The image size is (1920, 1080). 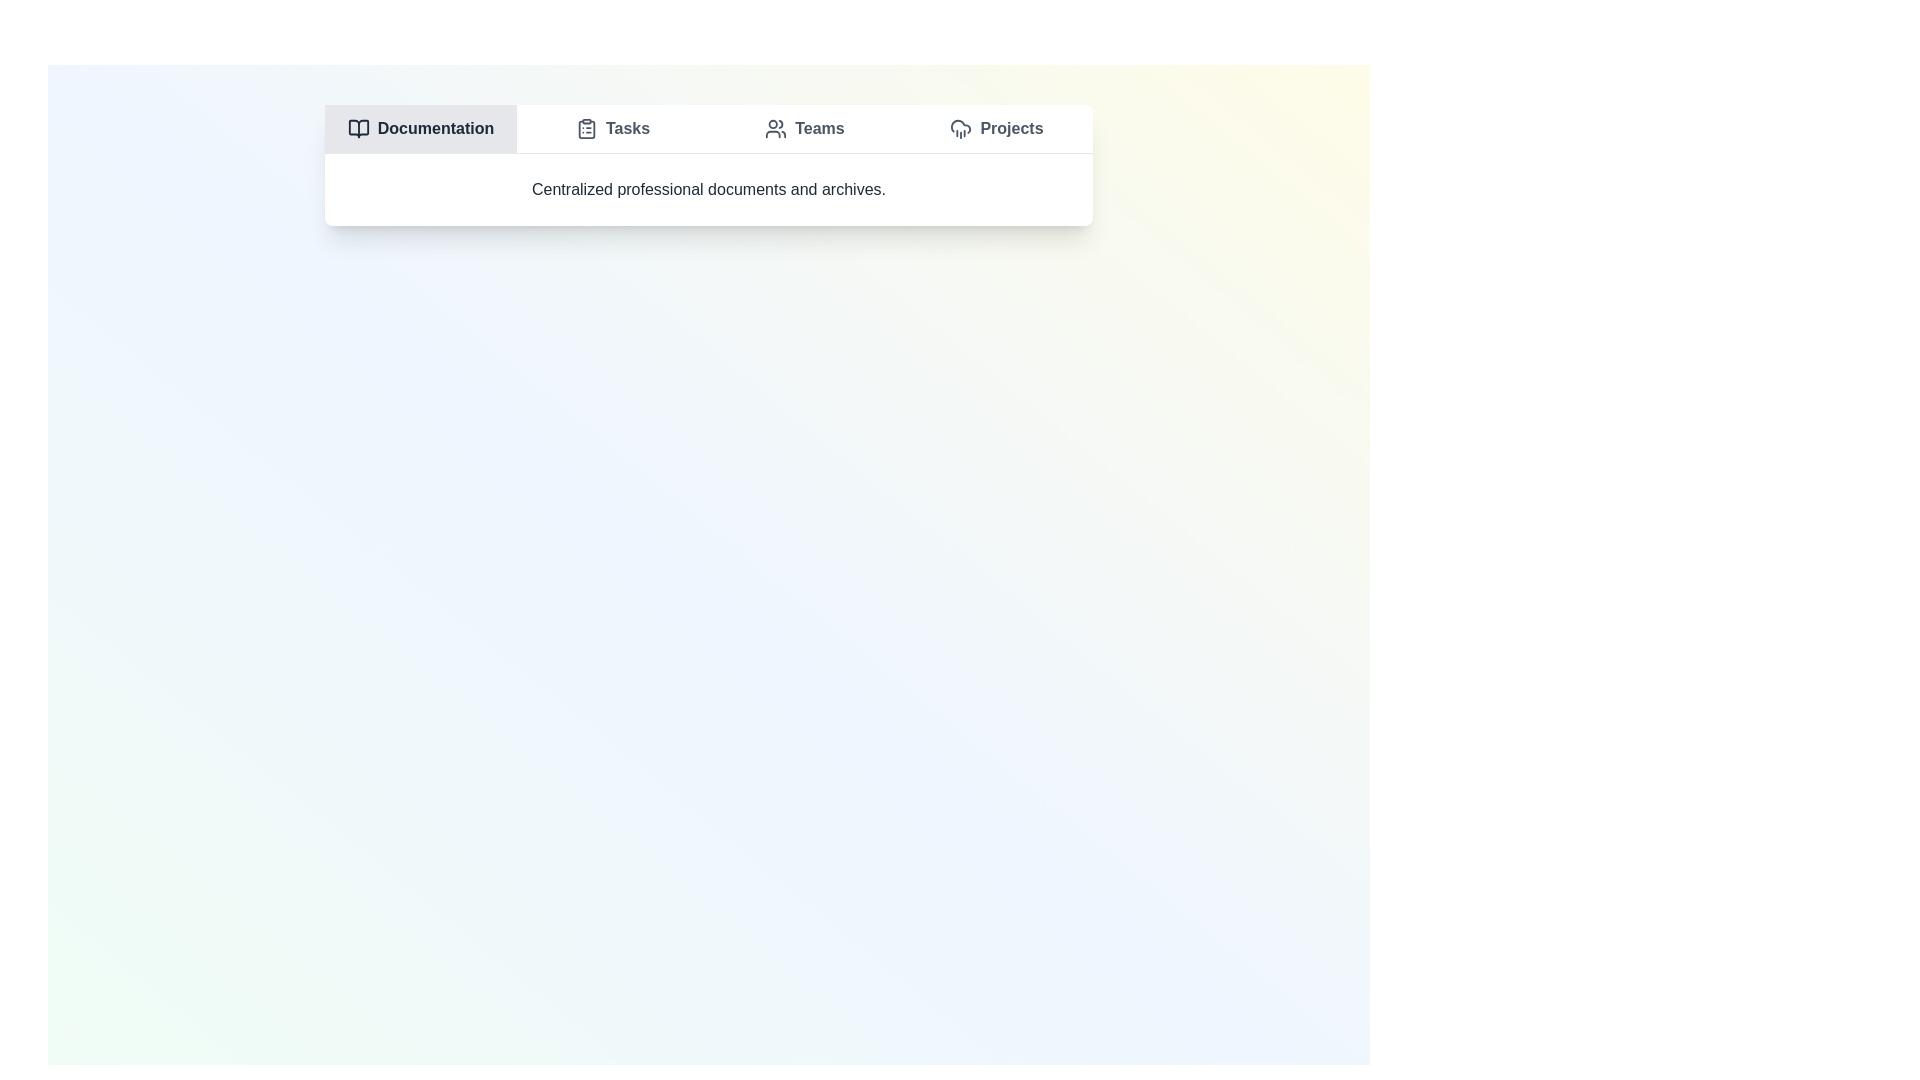 What do you see at coordinates (612, 128) in the screenshot?
I see `the tab labeled Tasks to view its hover effects` at bounding box center [612, 128].